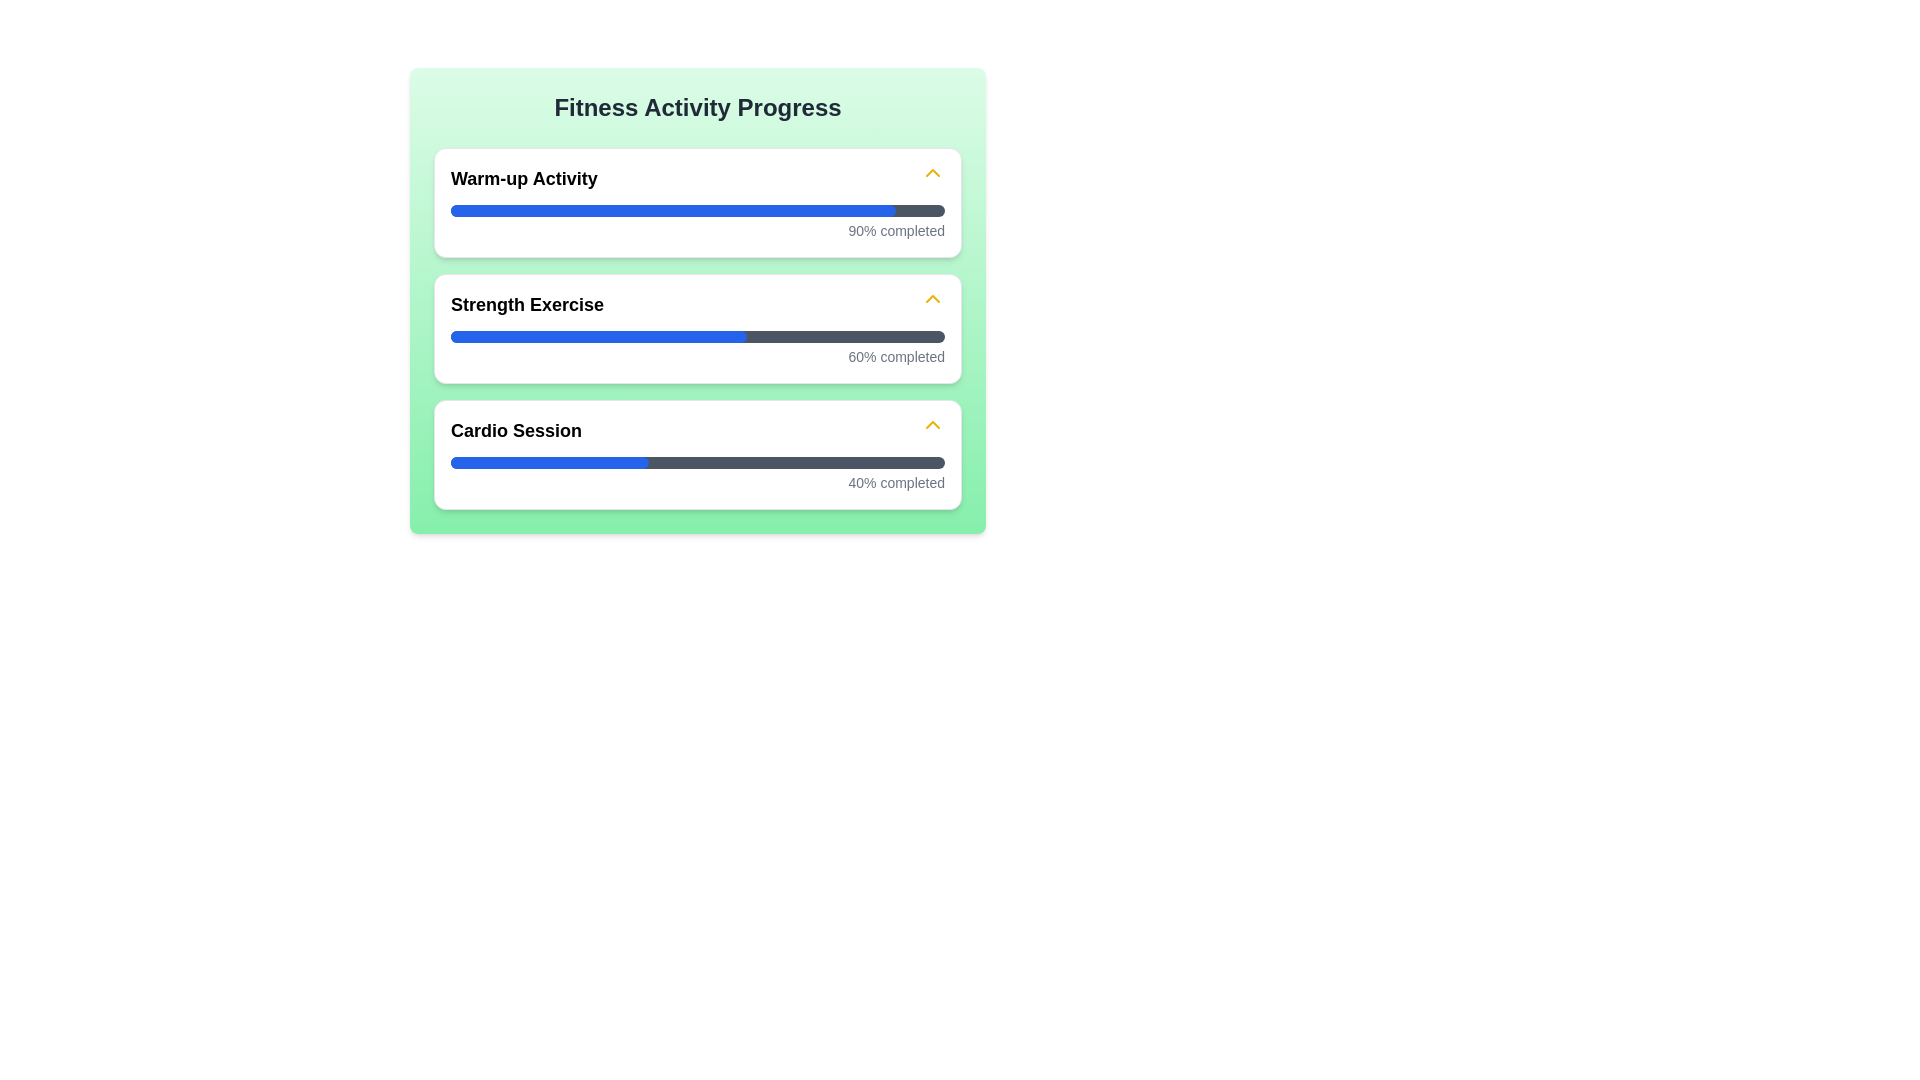 The image size is (1920, 1080). I want to click on the upward-pointing yellow chevron icon in the top-right corner of the 'Warm-up Activity' section, so click(931, 175).